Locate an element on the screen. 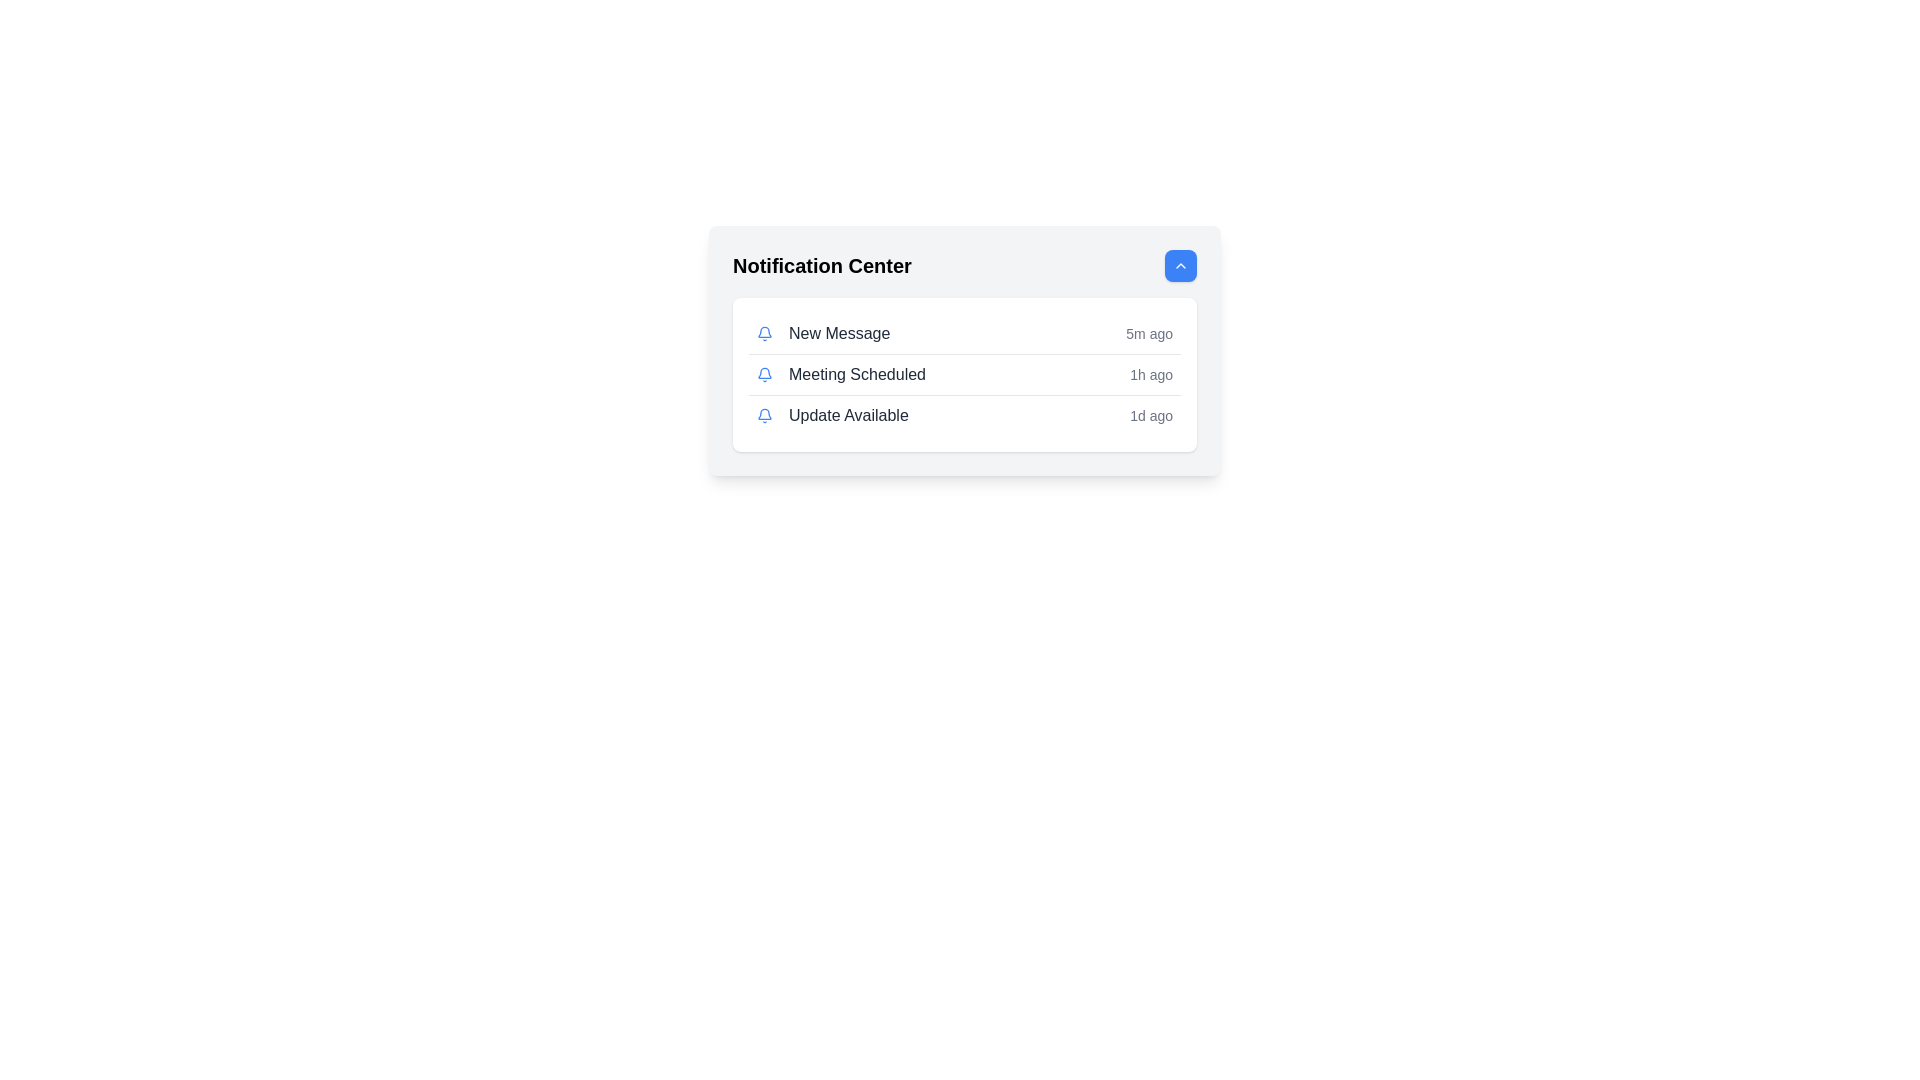  the static text label indicating the time elapsed since the notification was generated, which is part of the 'Update Available' notification entry located on the far right side next to the main text content is located at coordinates (1151, 415).